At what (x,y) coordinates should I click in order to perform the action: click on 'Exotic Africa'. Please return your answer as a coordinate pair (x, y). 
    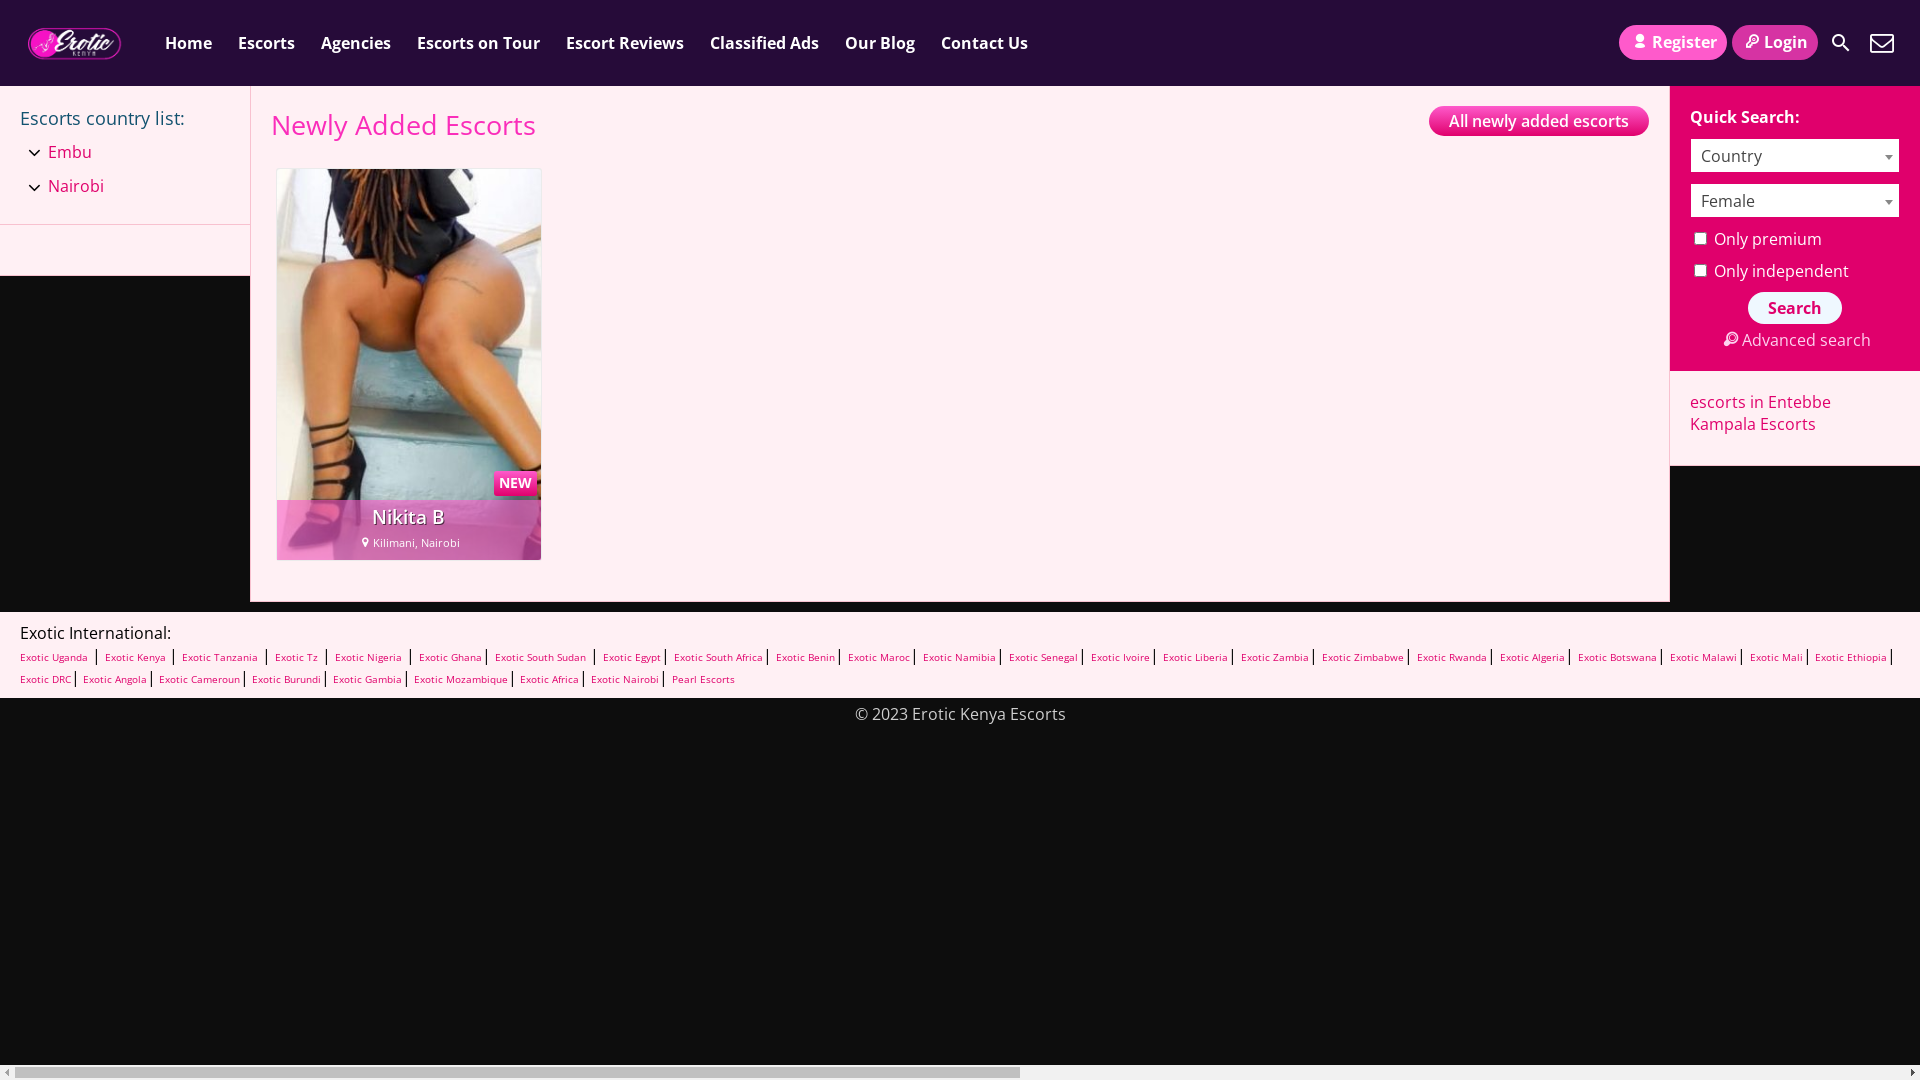
    Looking at the image, I should click on (547, 677).